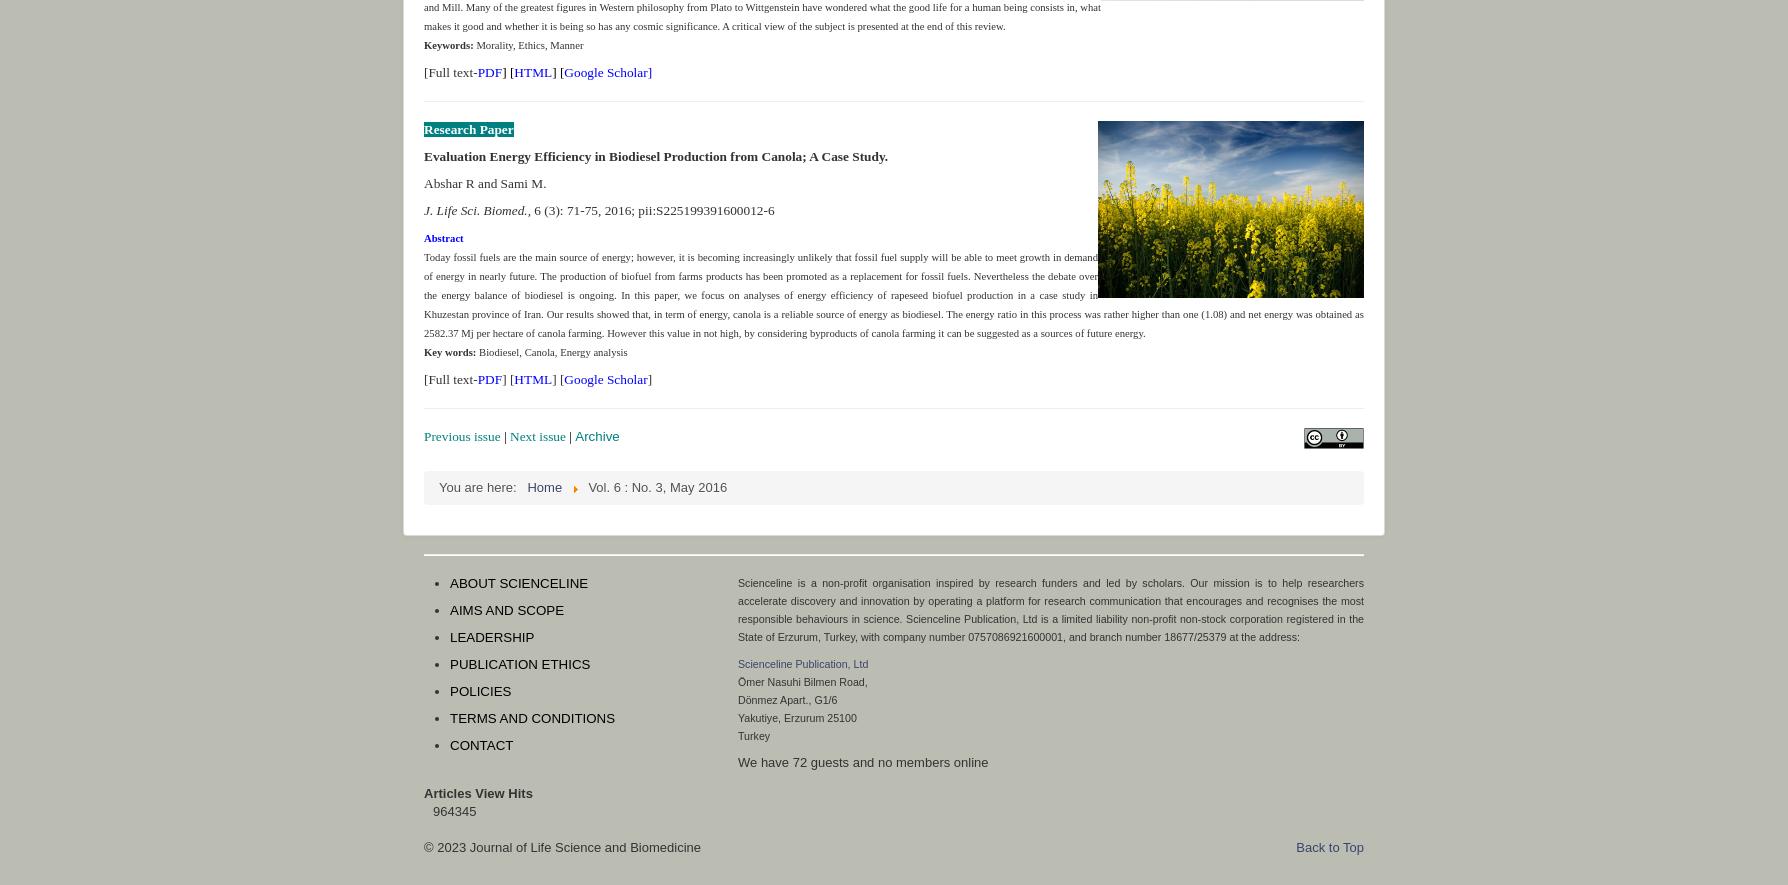  I want to click on 'Back to Top', so click(1328, 846).